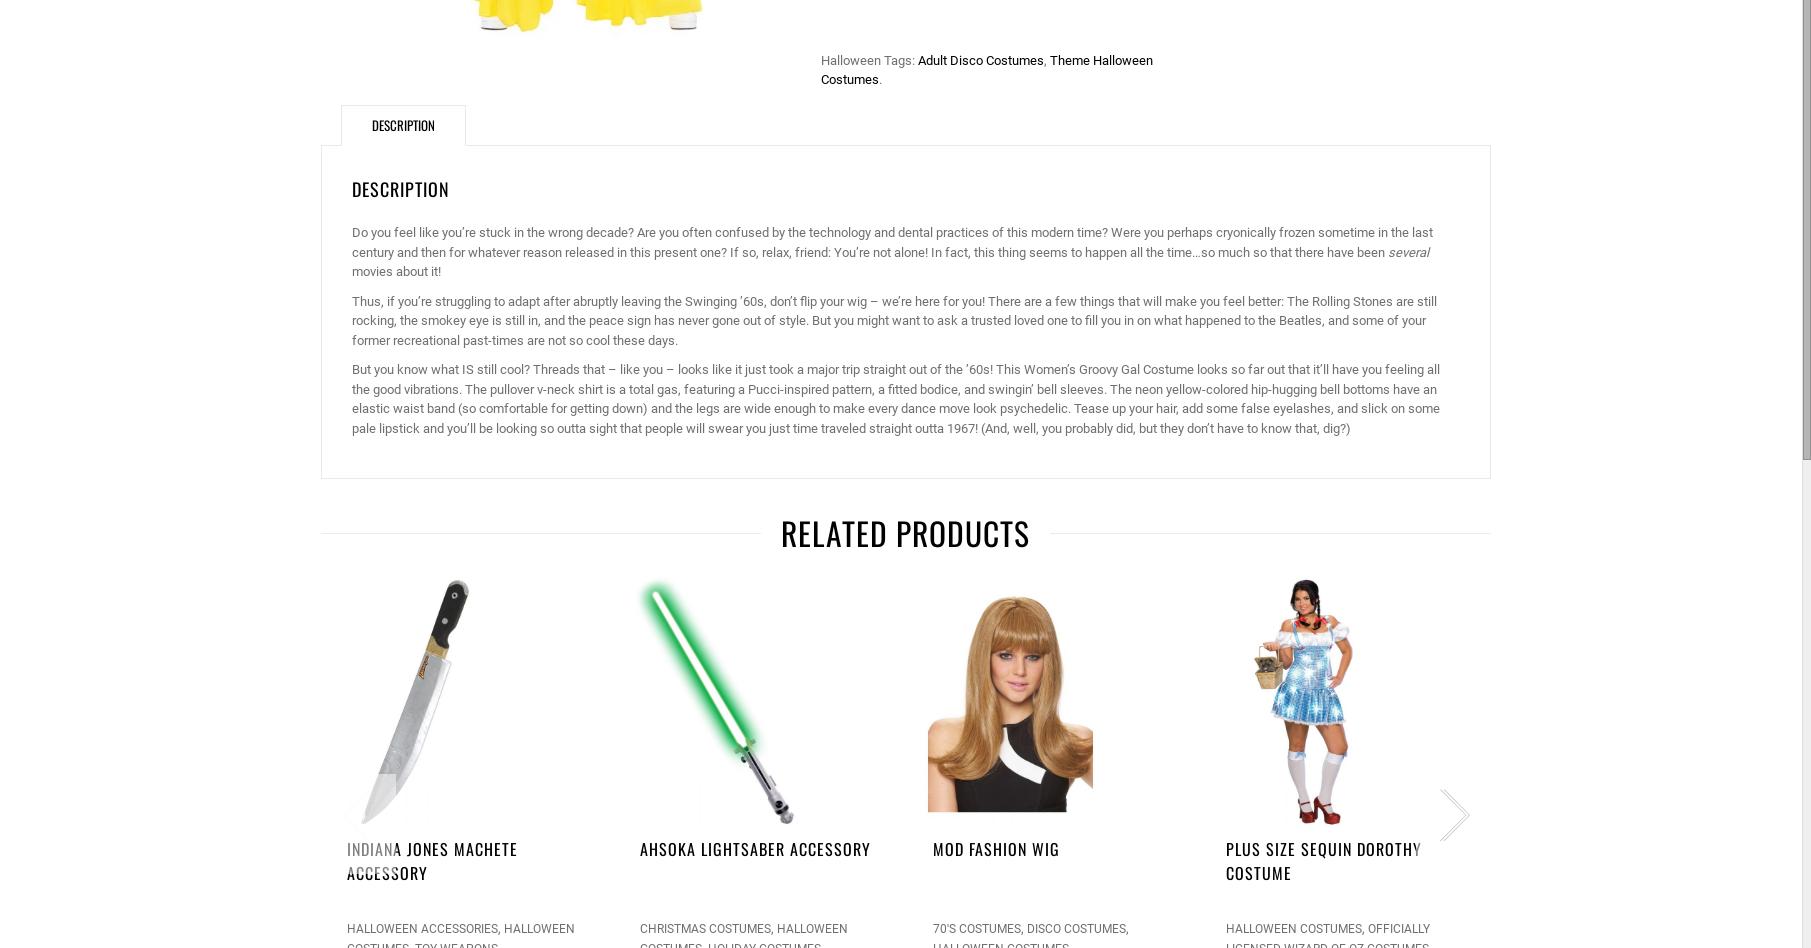 Image resolution: width=1811 pixels, height=948 pixels. I want to click on 'Do you feel like you’re stuck in the wrong decade? Are you often confused by the technology and dental practices of this modern time? Were you perhaps cryonically frozen sometime in the last century and then for whatever reason released in this present one? If so, relax, friend: You’re not alone! In fact, this thing seems to happen all the time…so much so that there have been', so click(349, 242).